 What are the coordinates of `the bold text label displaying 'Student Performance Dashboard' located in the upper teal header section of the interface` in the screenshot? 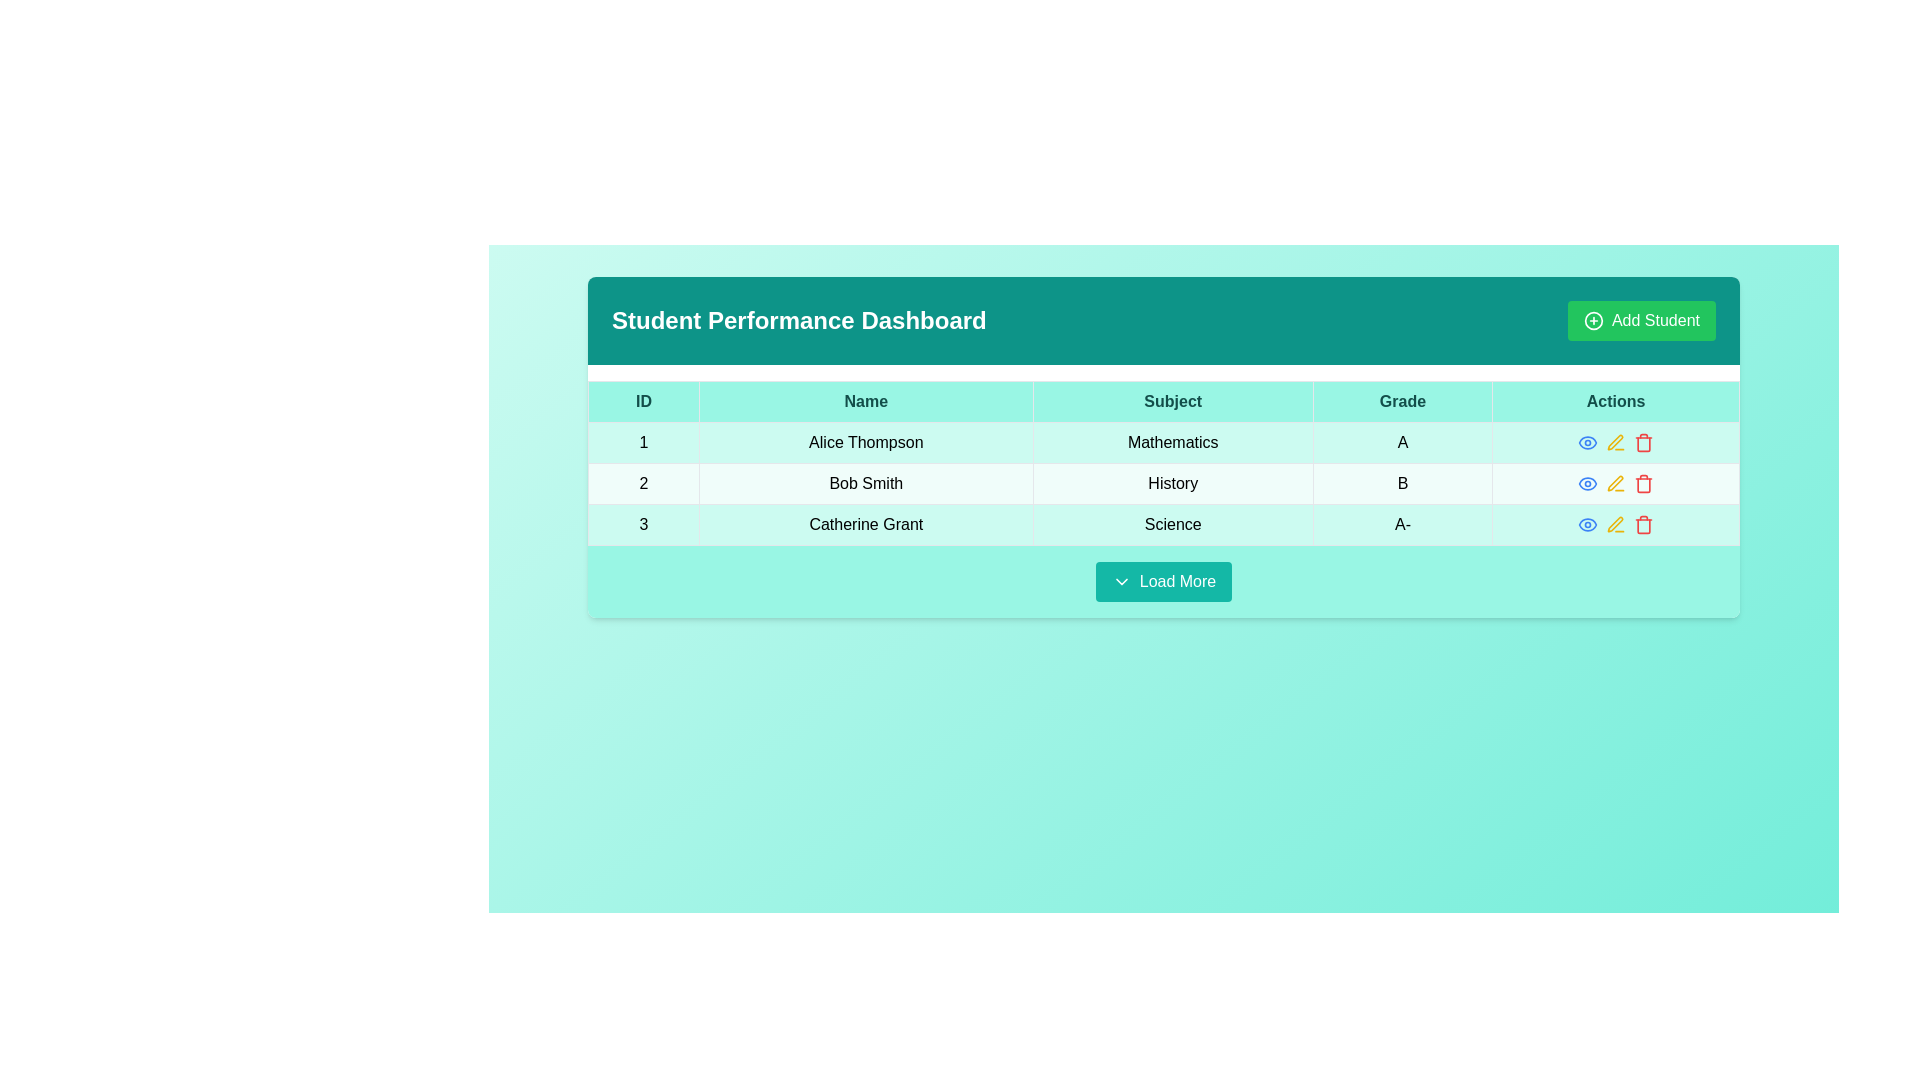 It's located at (798, 319).